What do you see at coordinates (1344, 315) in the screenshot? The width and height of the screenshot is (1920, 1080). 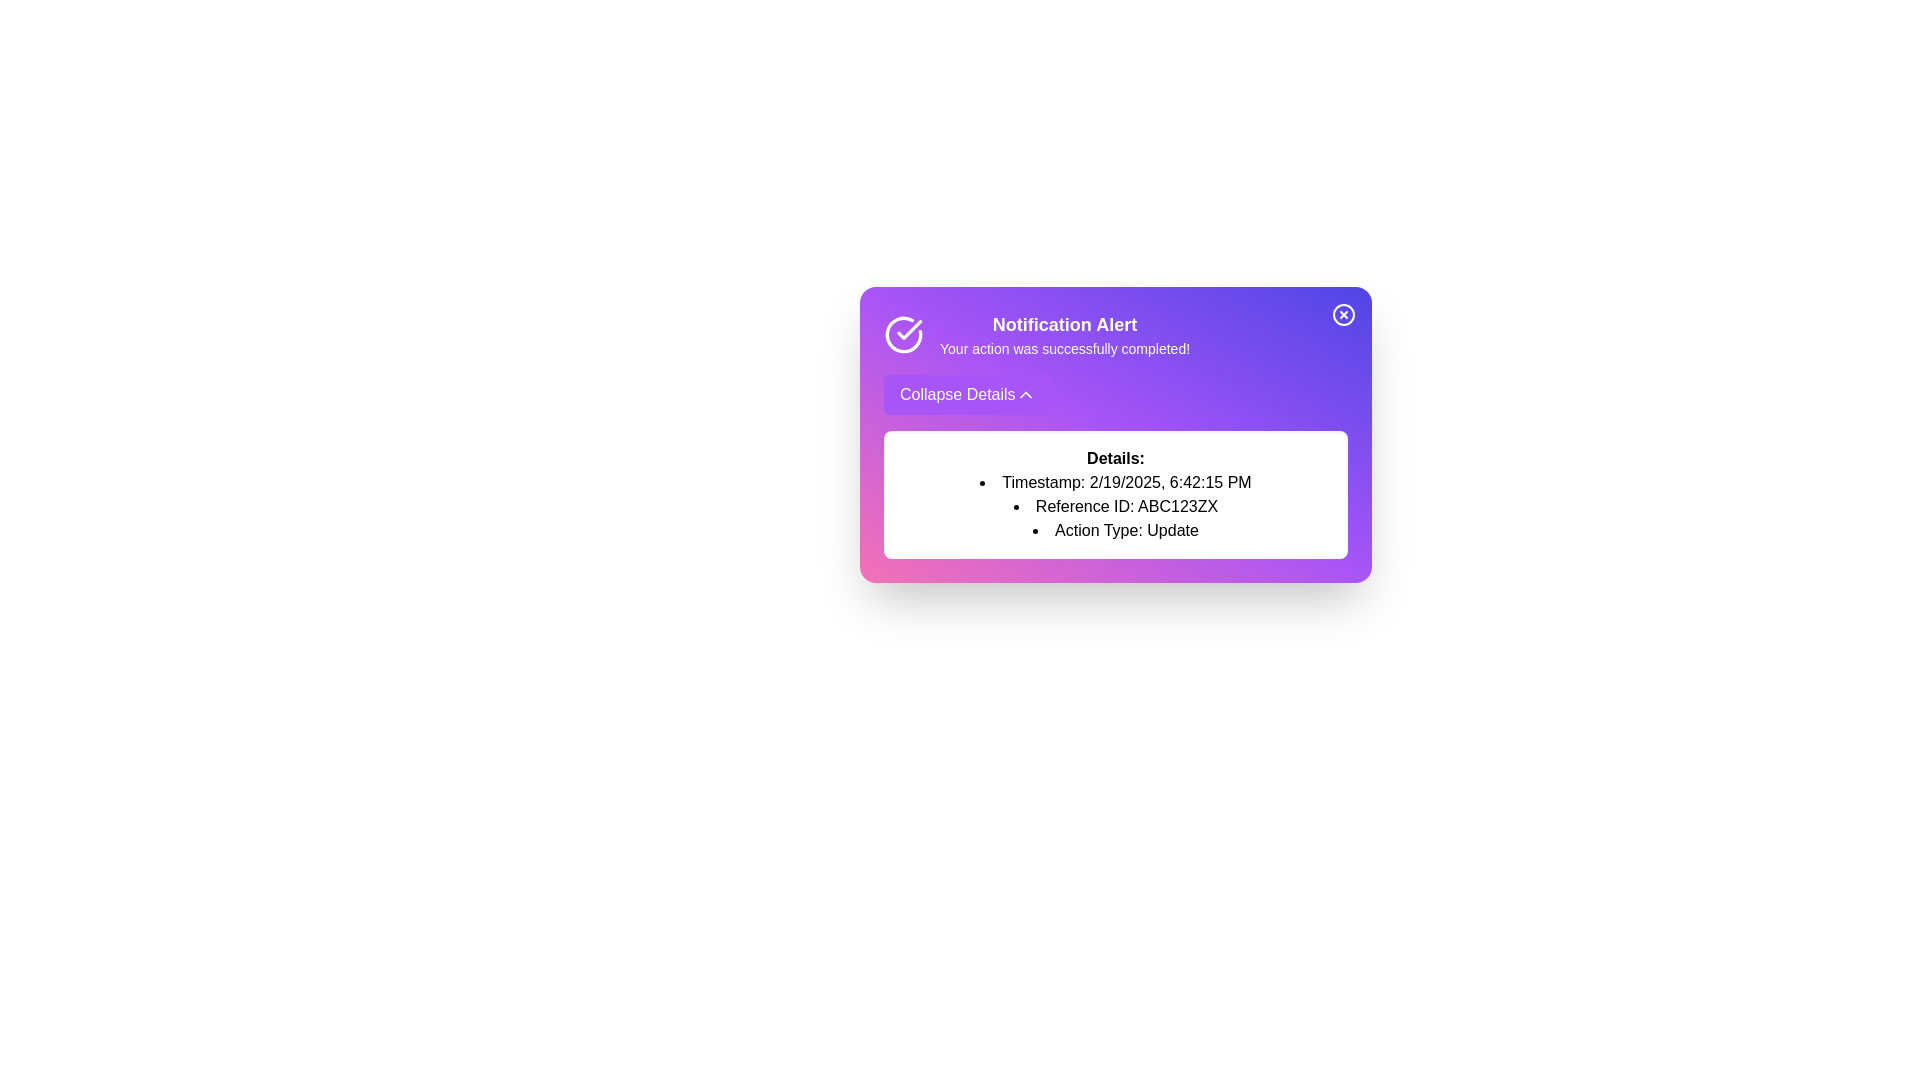 I see `the close button to hide the notification` at bounding box center [1344, 315].